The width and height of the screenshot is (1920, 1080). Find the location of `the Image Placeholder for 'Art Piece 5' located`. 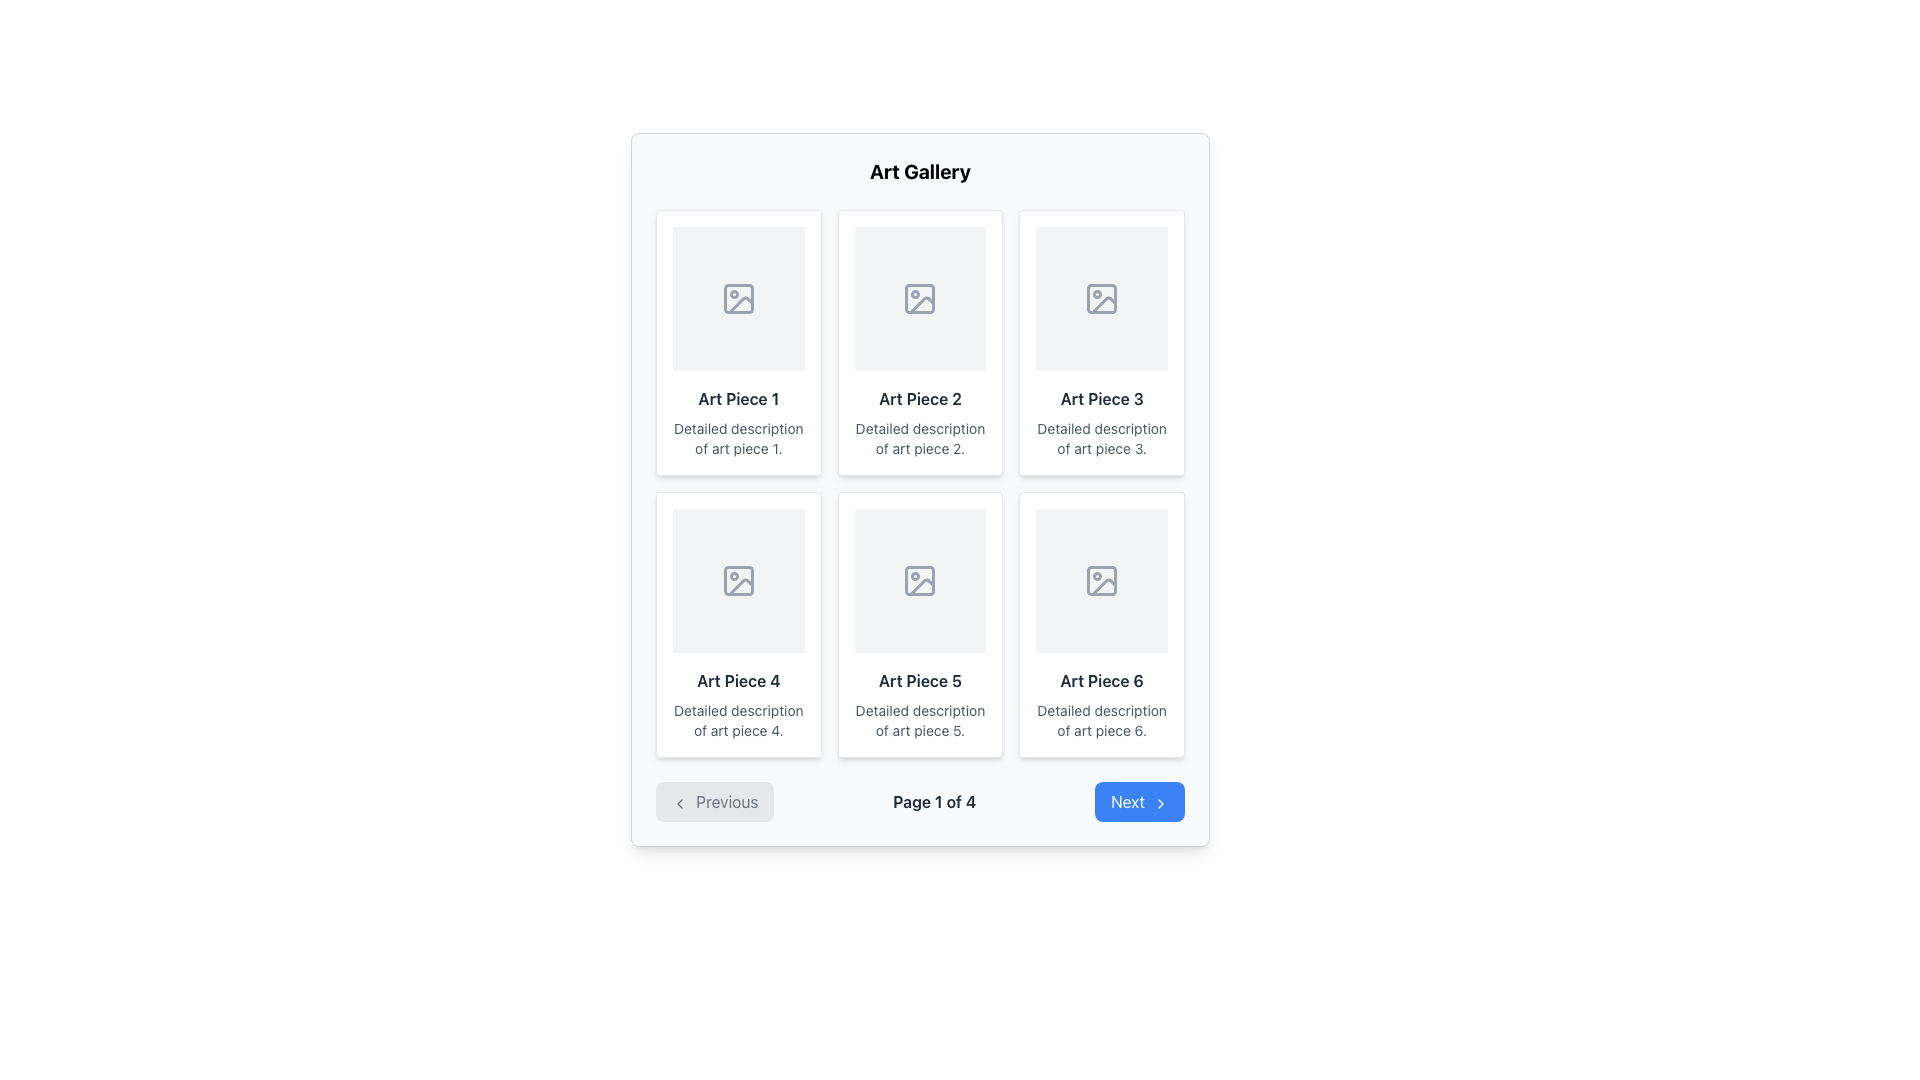

the Image Placeholder for 'Art Piece 5' located is located at coordinates (919, 581).